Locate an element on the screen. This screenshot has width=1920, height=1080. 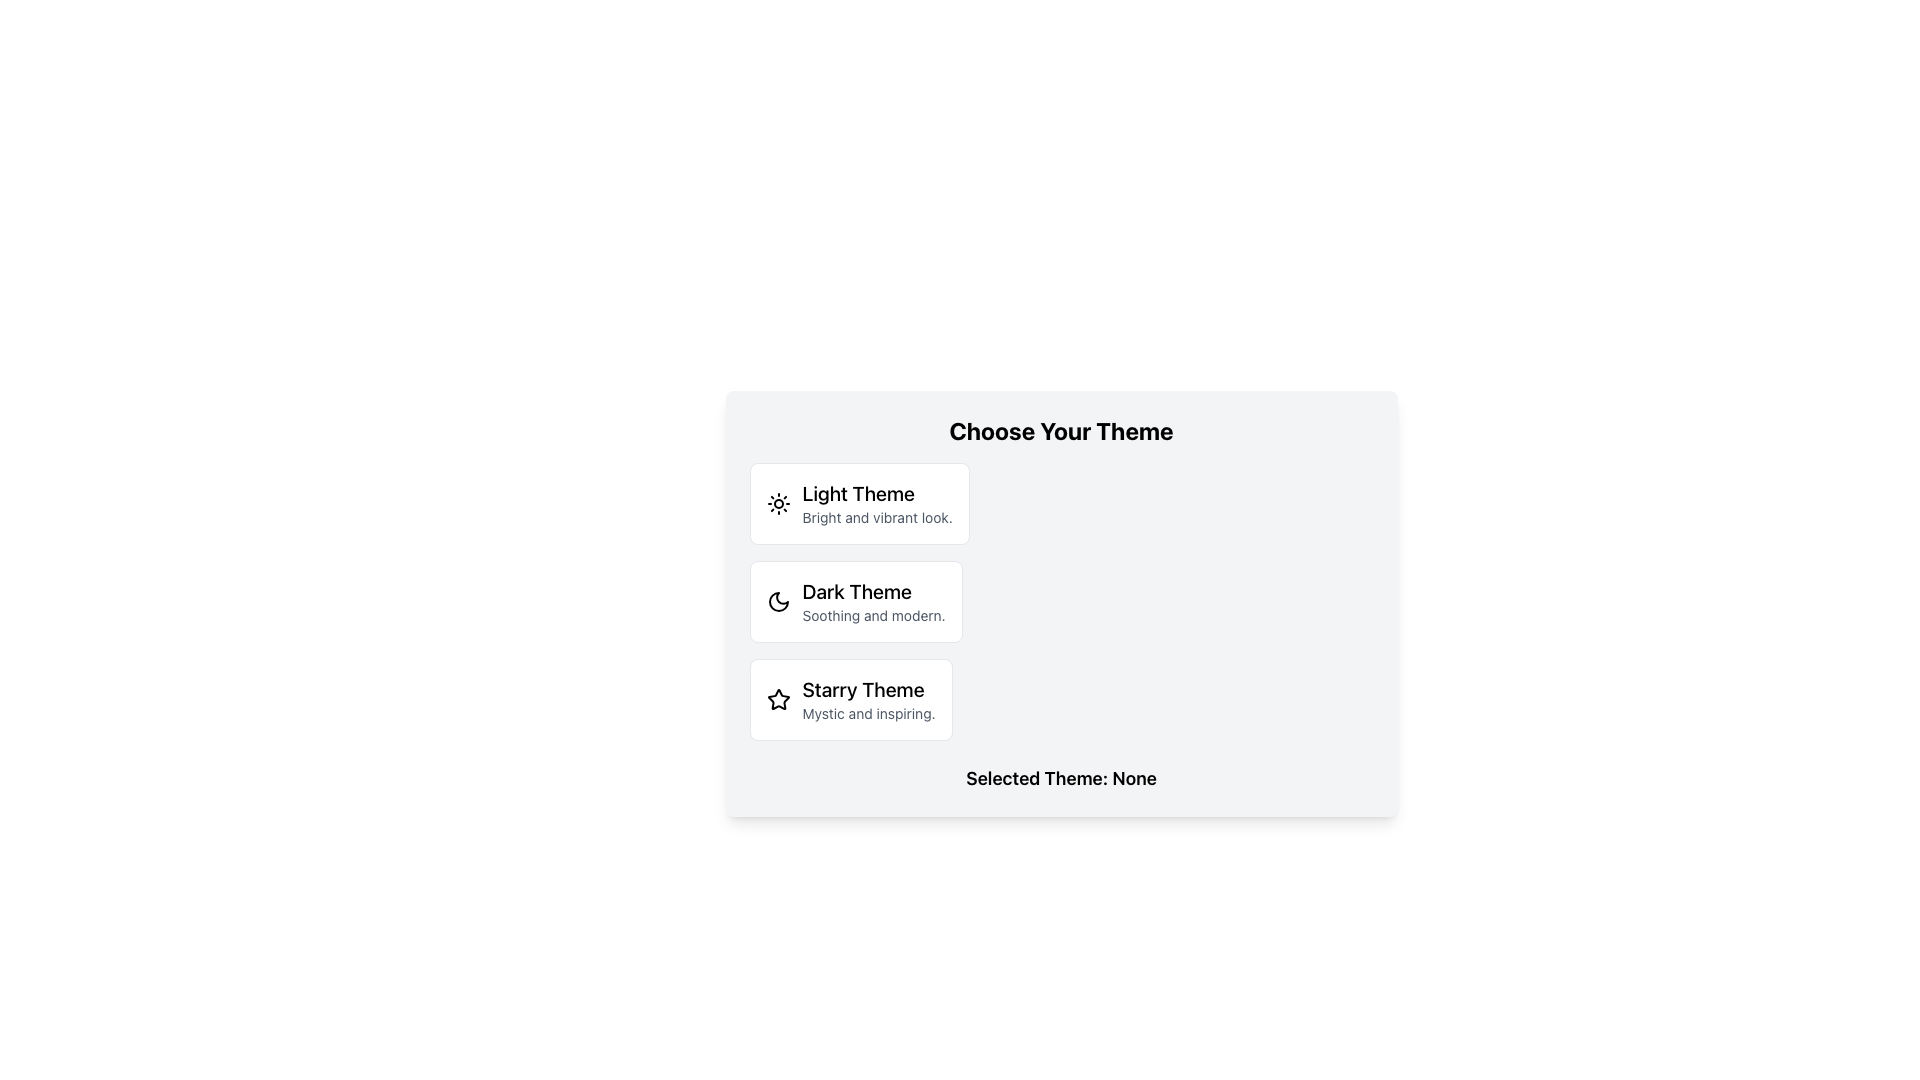
the 'Starry Theme' button, which is a rectangular button with a white background and an outlined star icon is located at coordinates (851, 698).